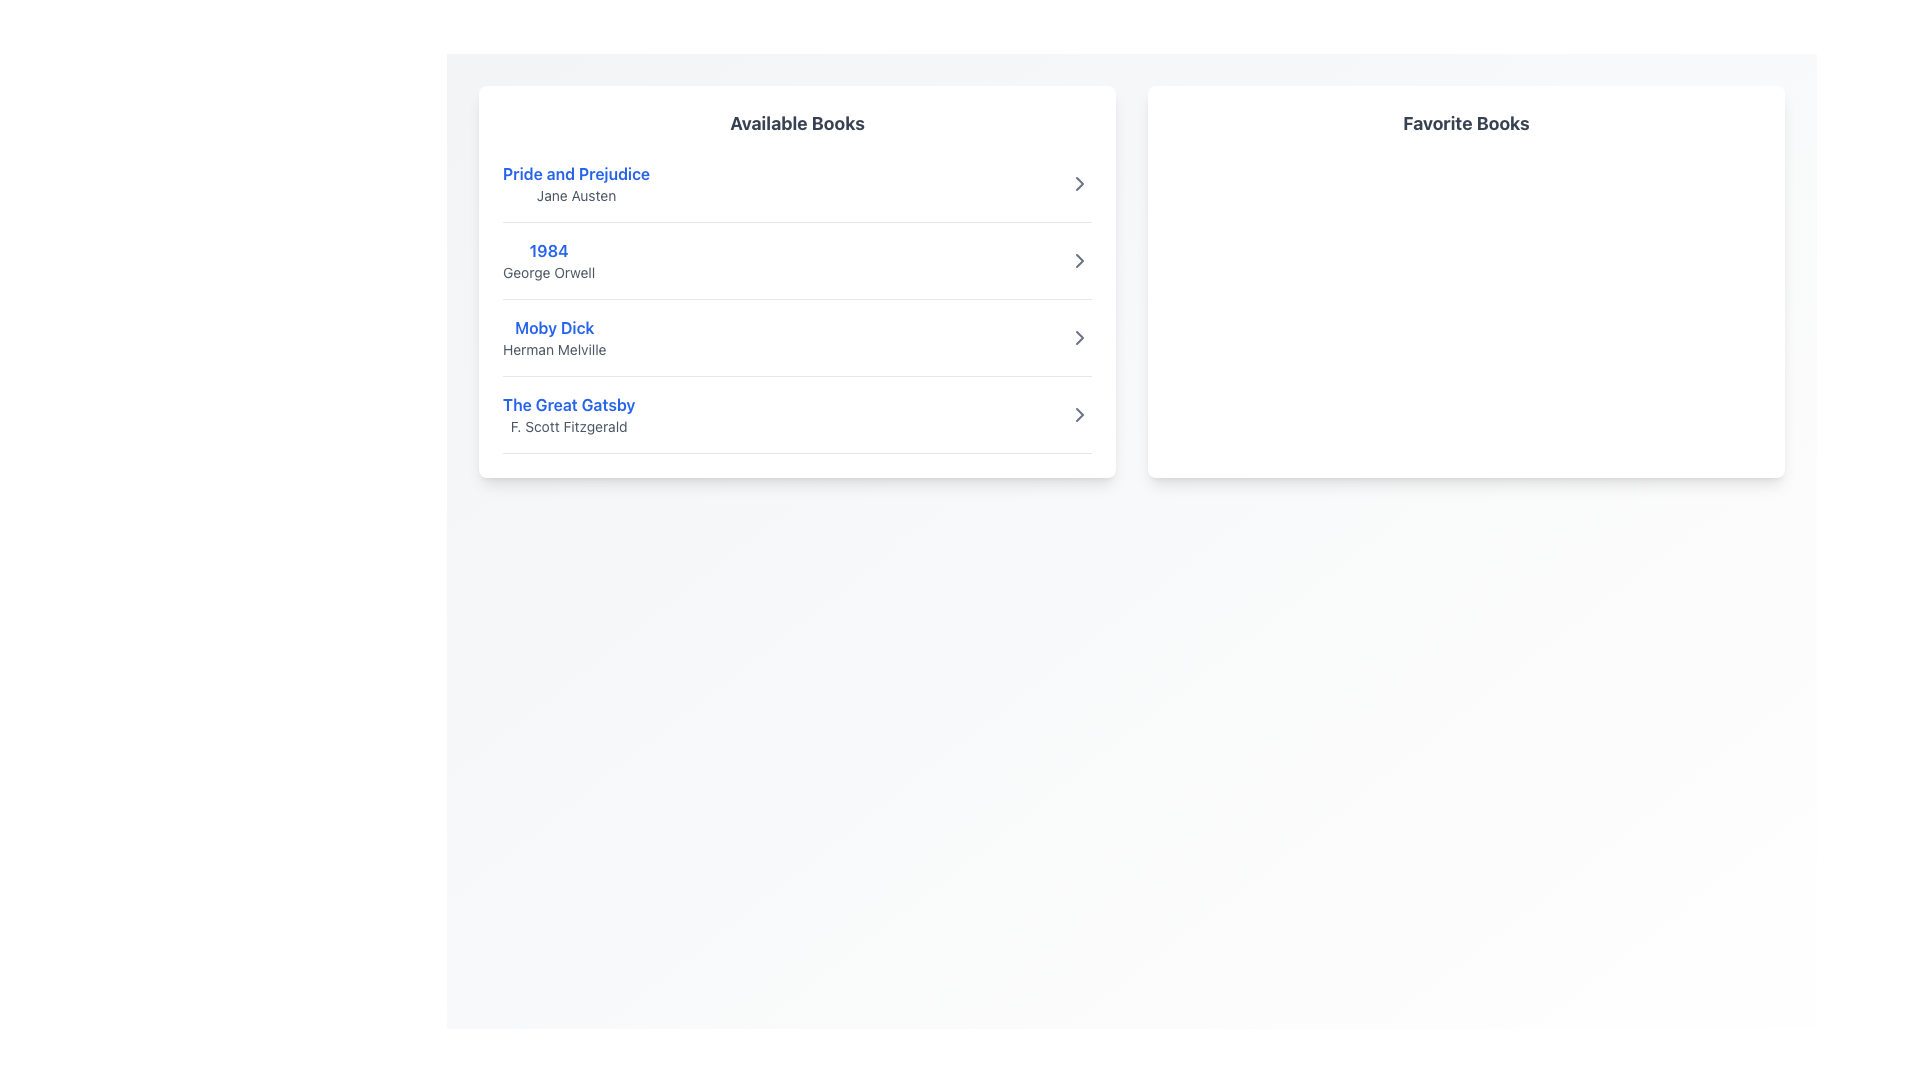 The image size is (1920, 1080). I want to click on the button or icon located to the right of 'The Great Gatsby' in the 'Available Books' section to observe the color change, so click(1079, 414).